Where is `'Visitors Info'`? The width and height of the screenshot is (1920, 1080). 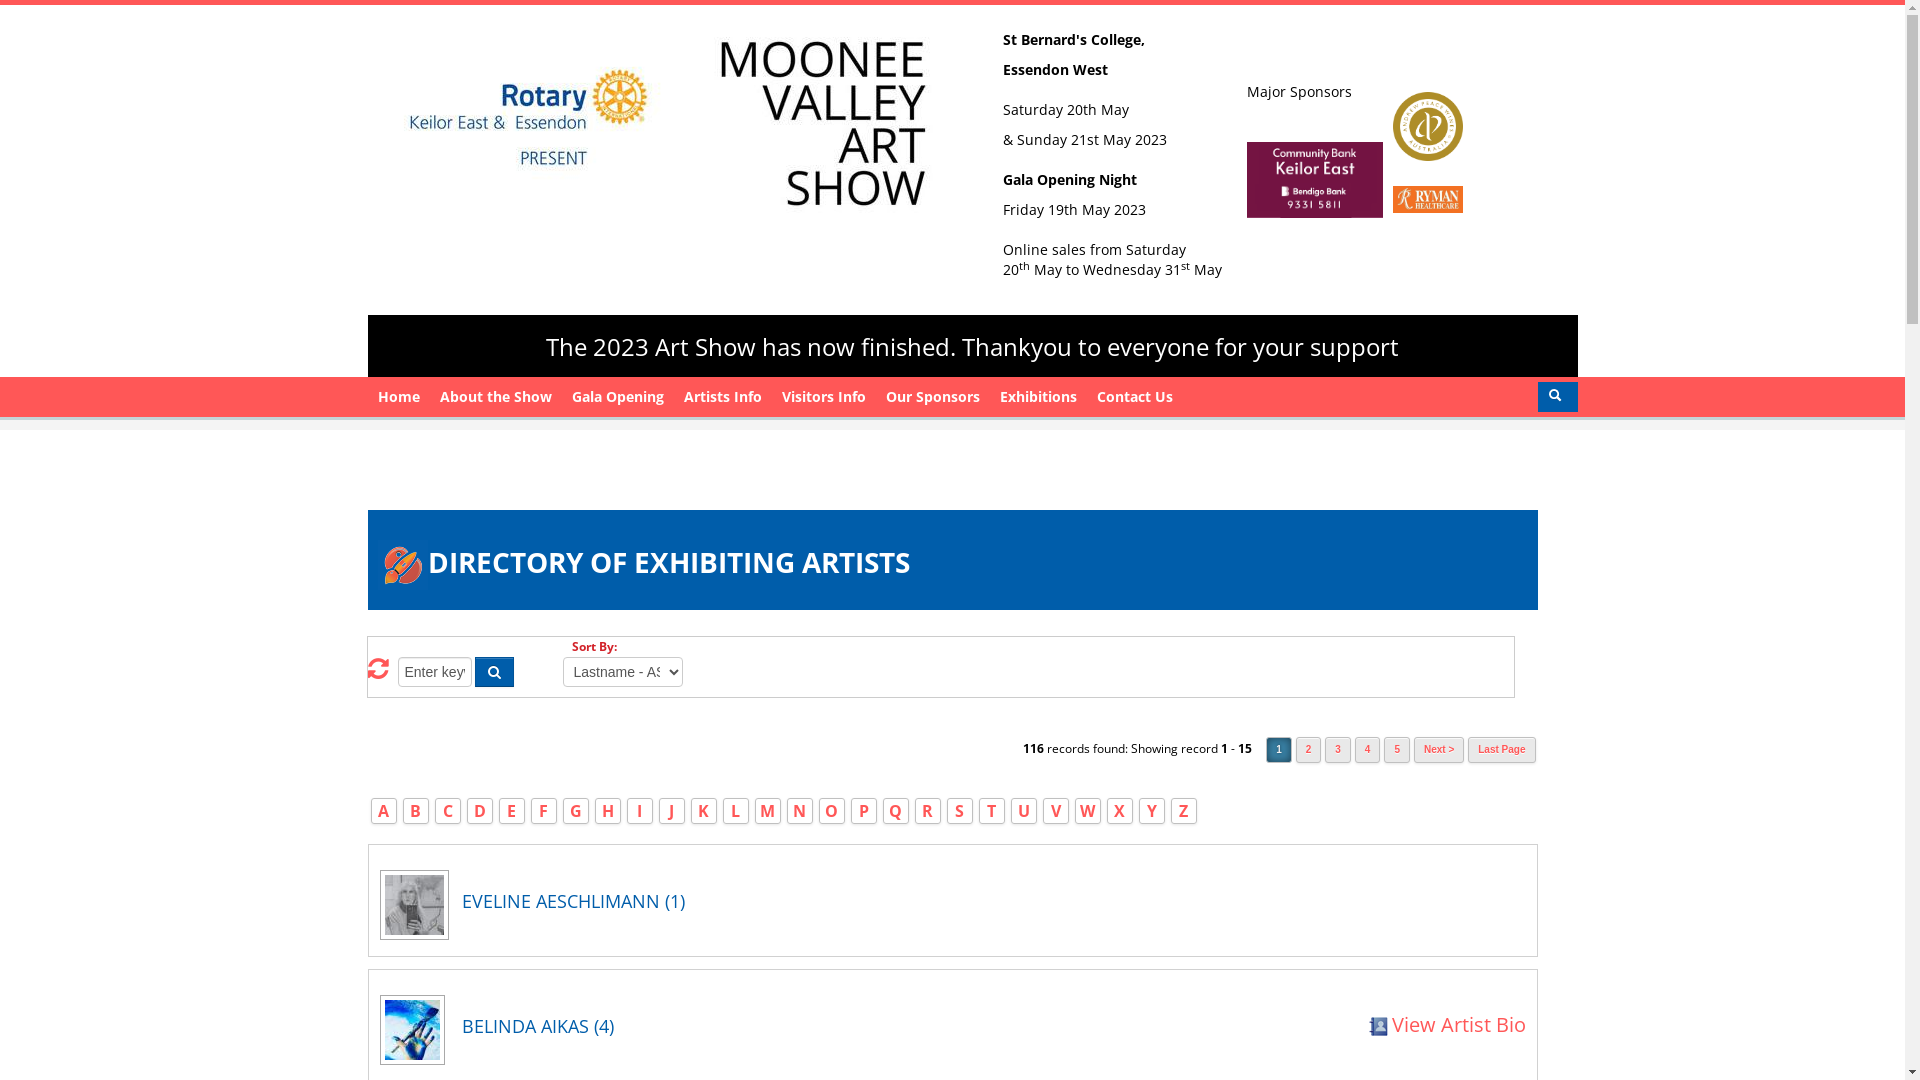
'Visitors Info' is located at coordinates (824, 397).